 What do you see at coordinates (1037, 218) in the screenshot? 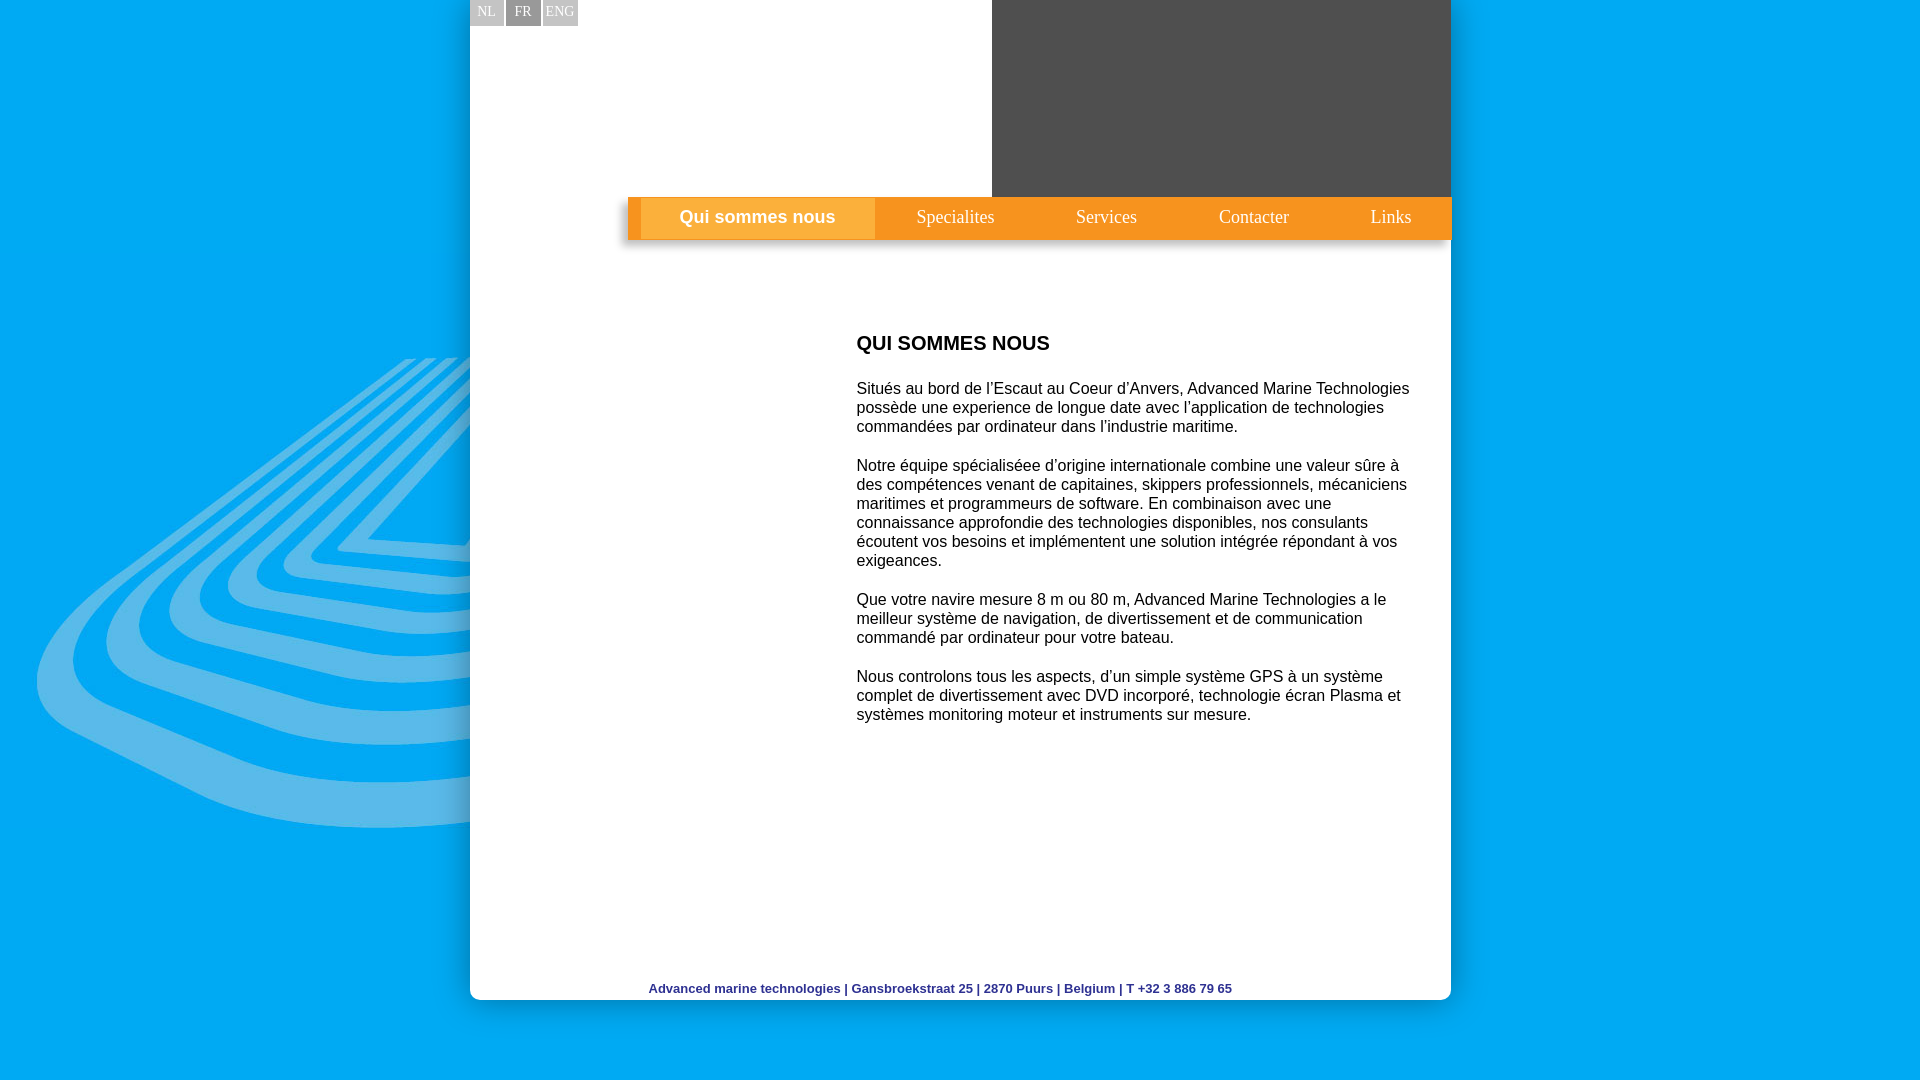
I see `'Services'` at bounding box center [1037, 218].